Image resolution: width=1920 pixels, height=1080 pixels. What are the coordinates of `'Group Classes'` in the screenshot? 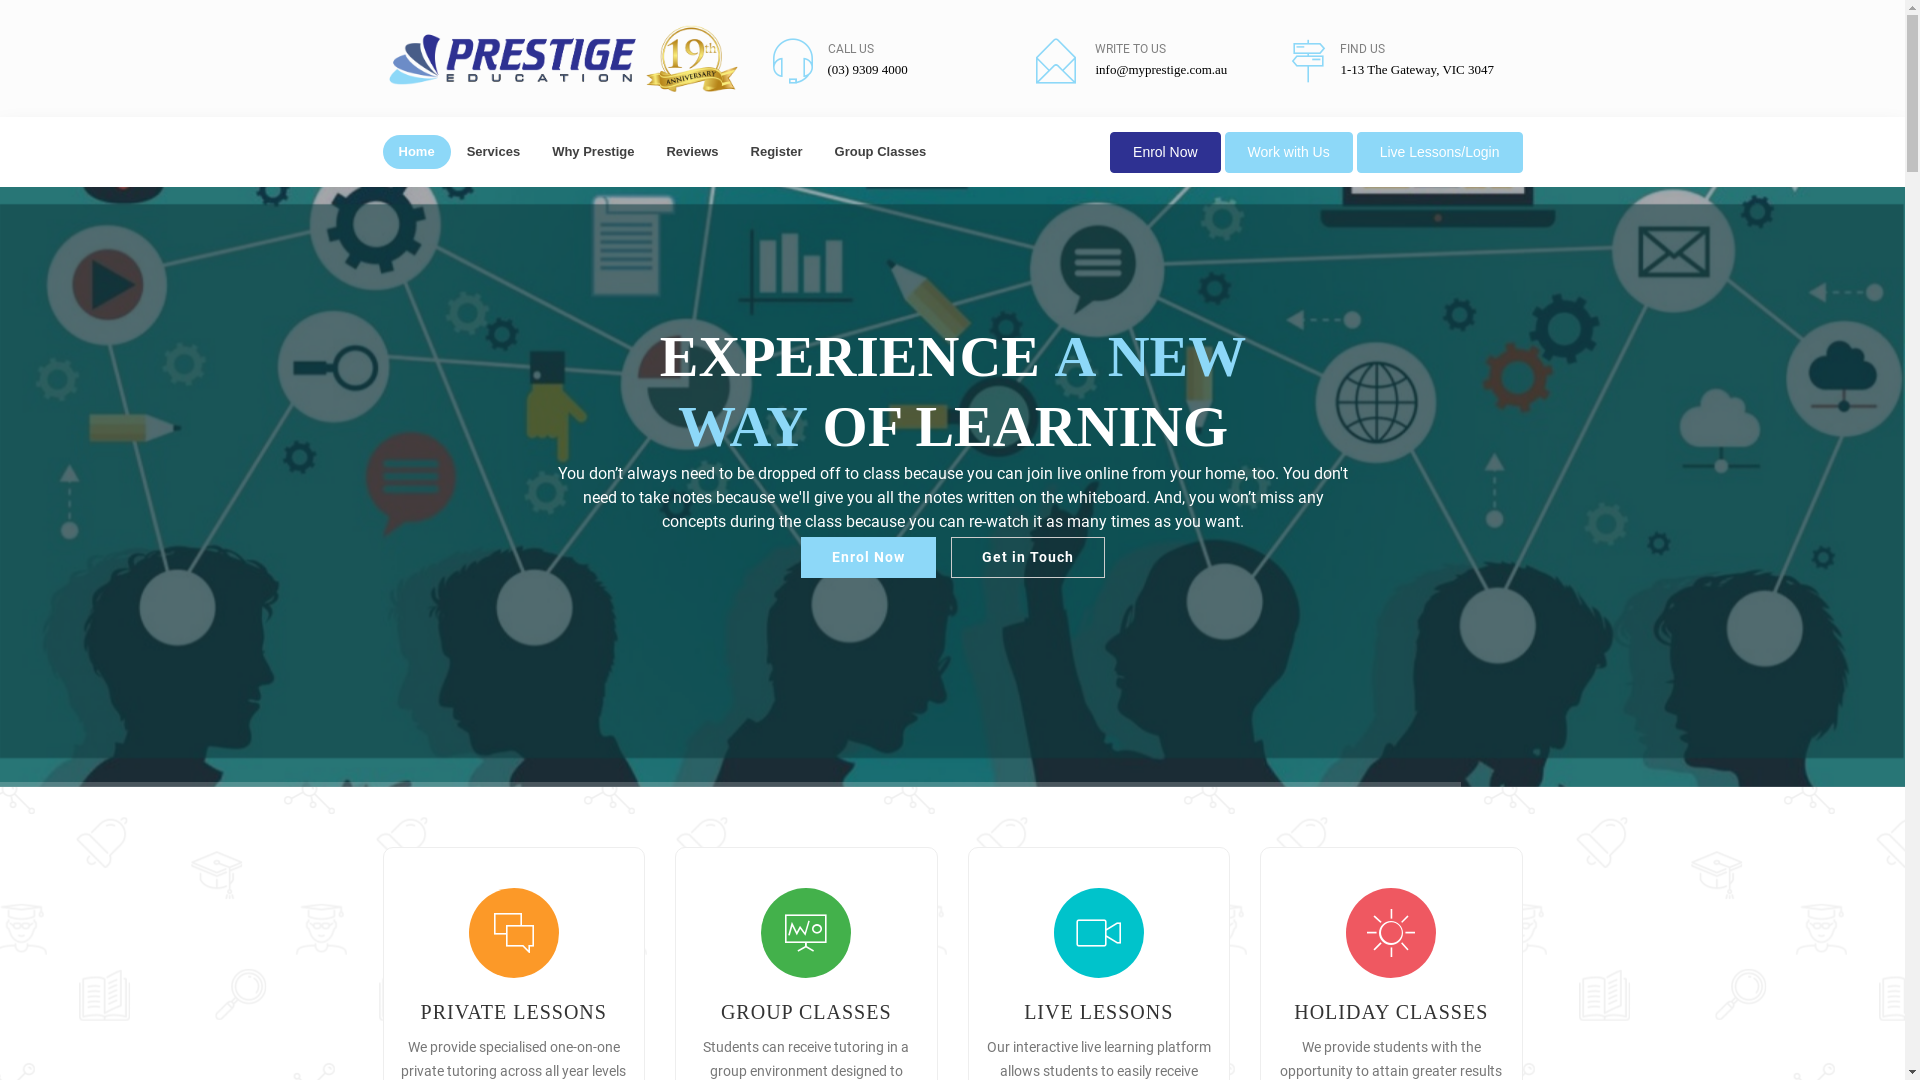 It's located at (880, 150).